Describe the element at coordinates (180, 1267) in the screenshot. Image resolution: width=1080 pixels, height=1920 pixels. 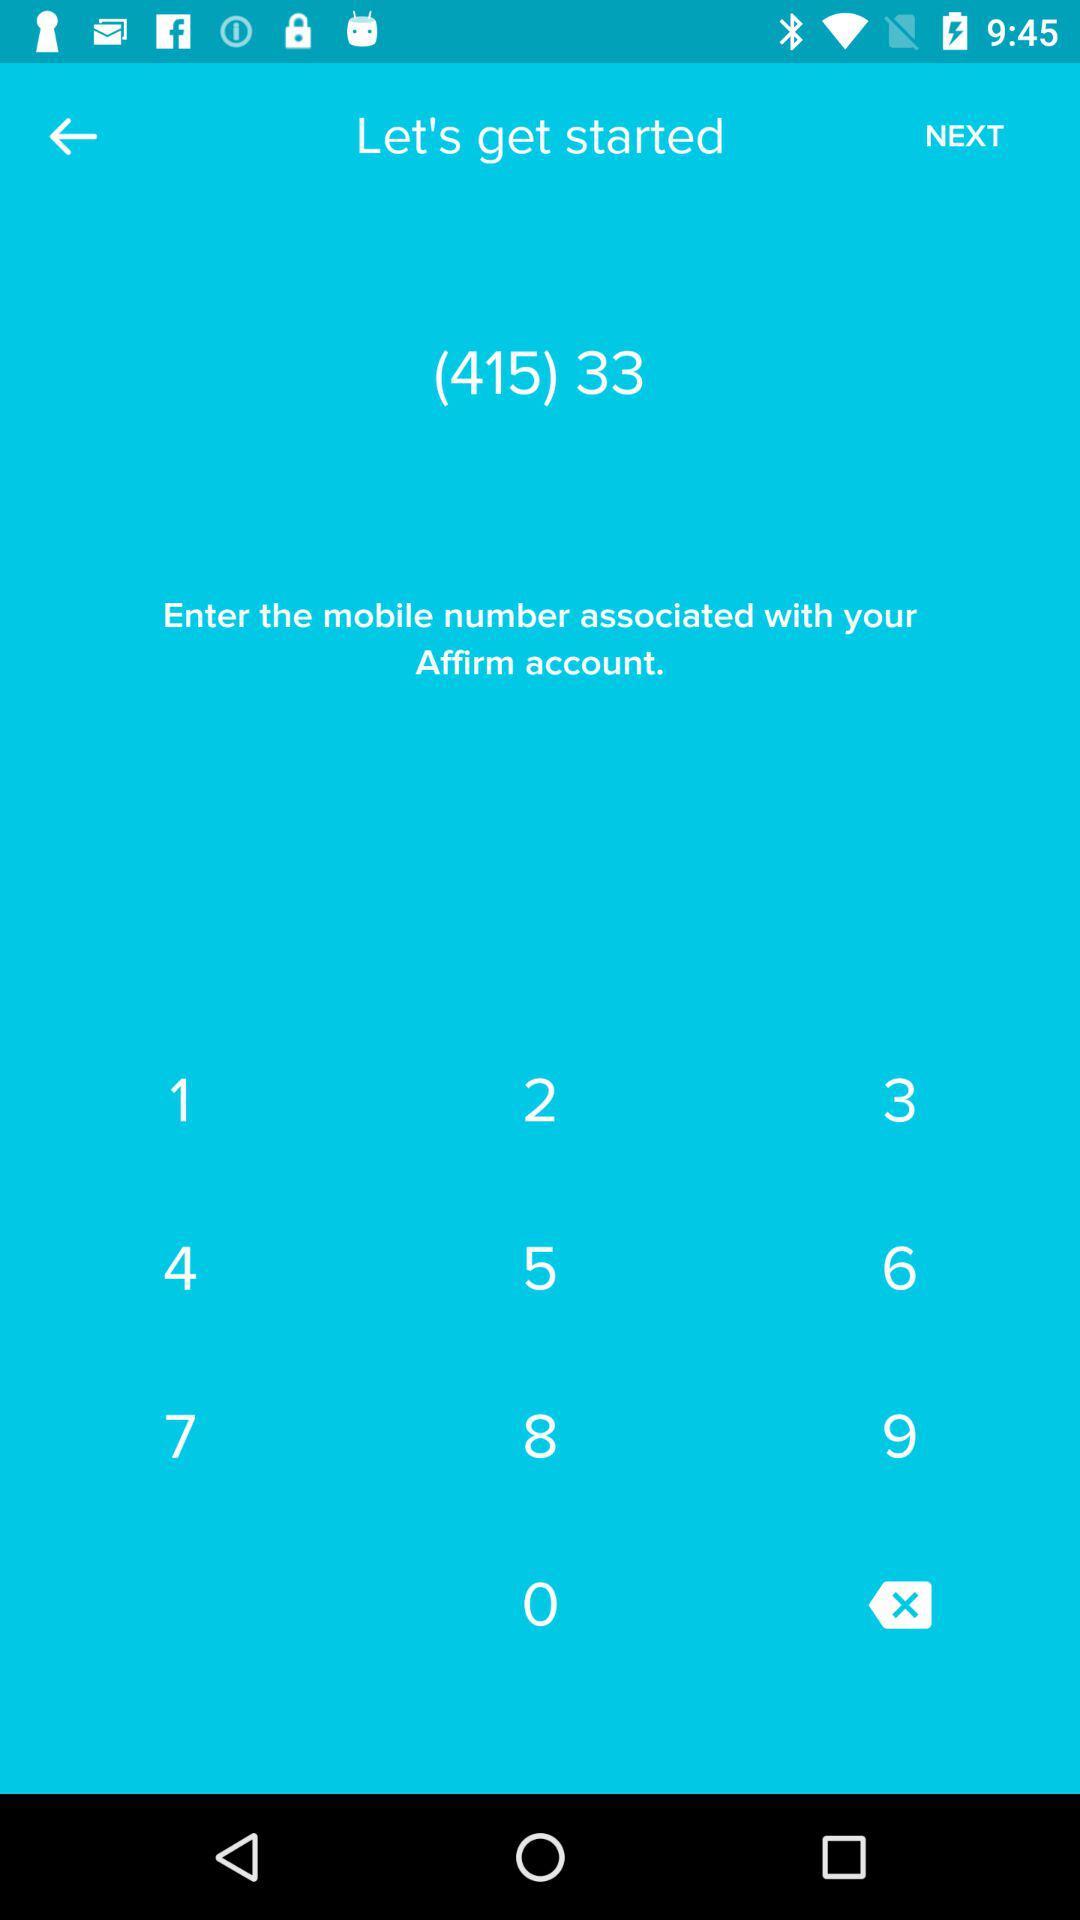
I see `the item next to the 2 item` at that location.